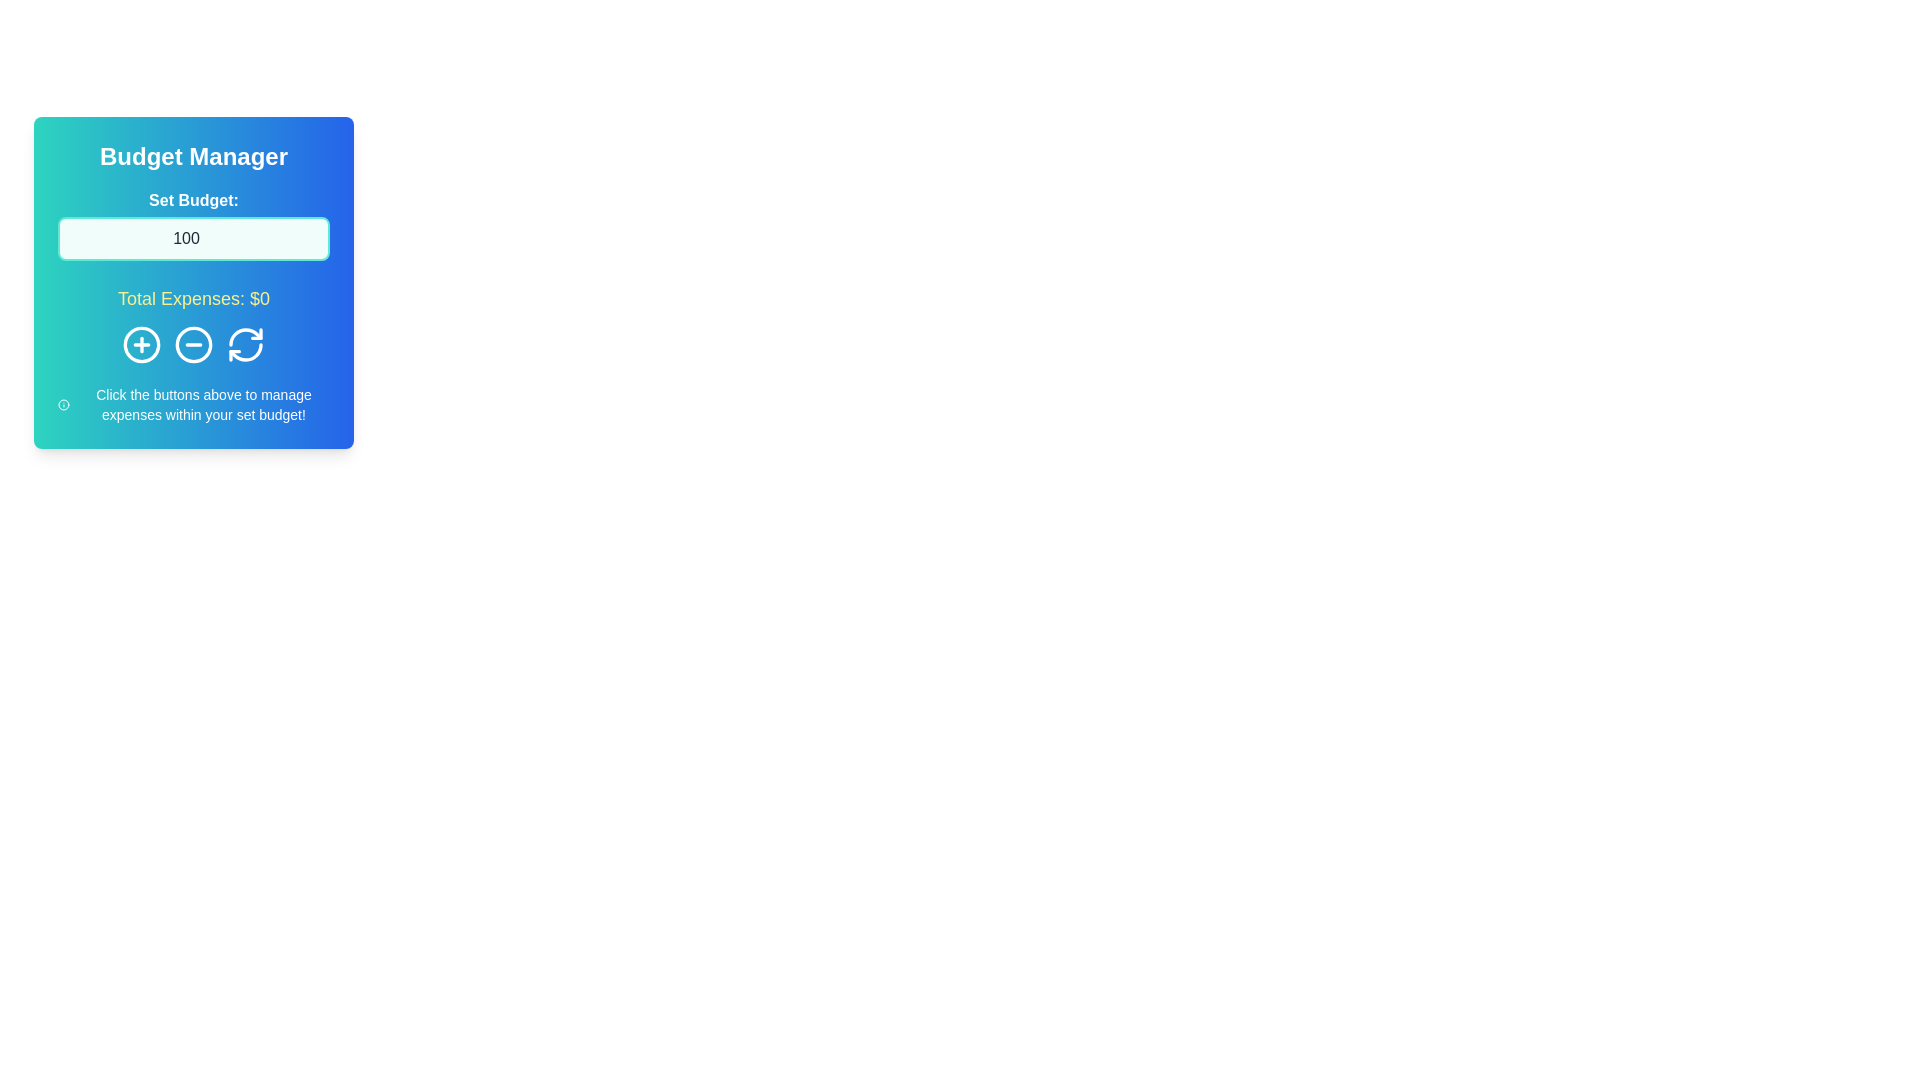  What do you see at coordinates (203, 405) in the screenshot?
I see `the Text Label that contains the phrase 'Click the buttons above to manage expenses within your set budget!' which is styled with small white text on a blue gradient background` at bounding box center [203, 405].